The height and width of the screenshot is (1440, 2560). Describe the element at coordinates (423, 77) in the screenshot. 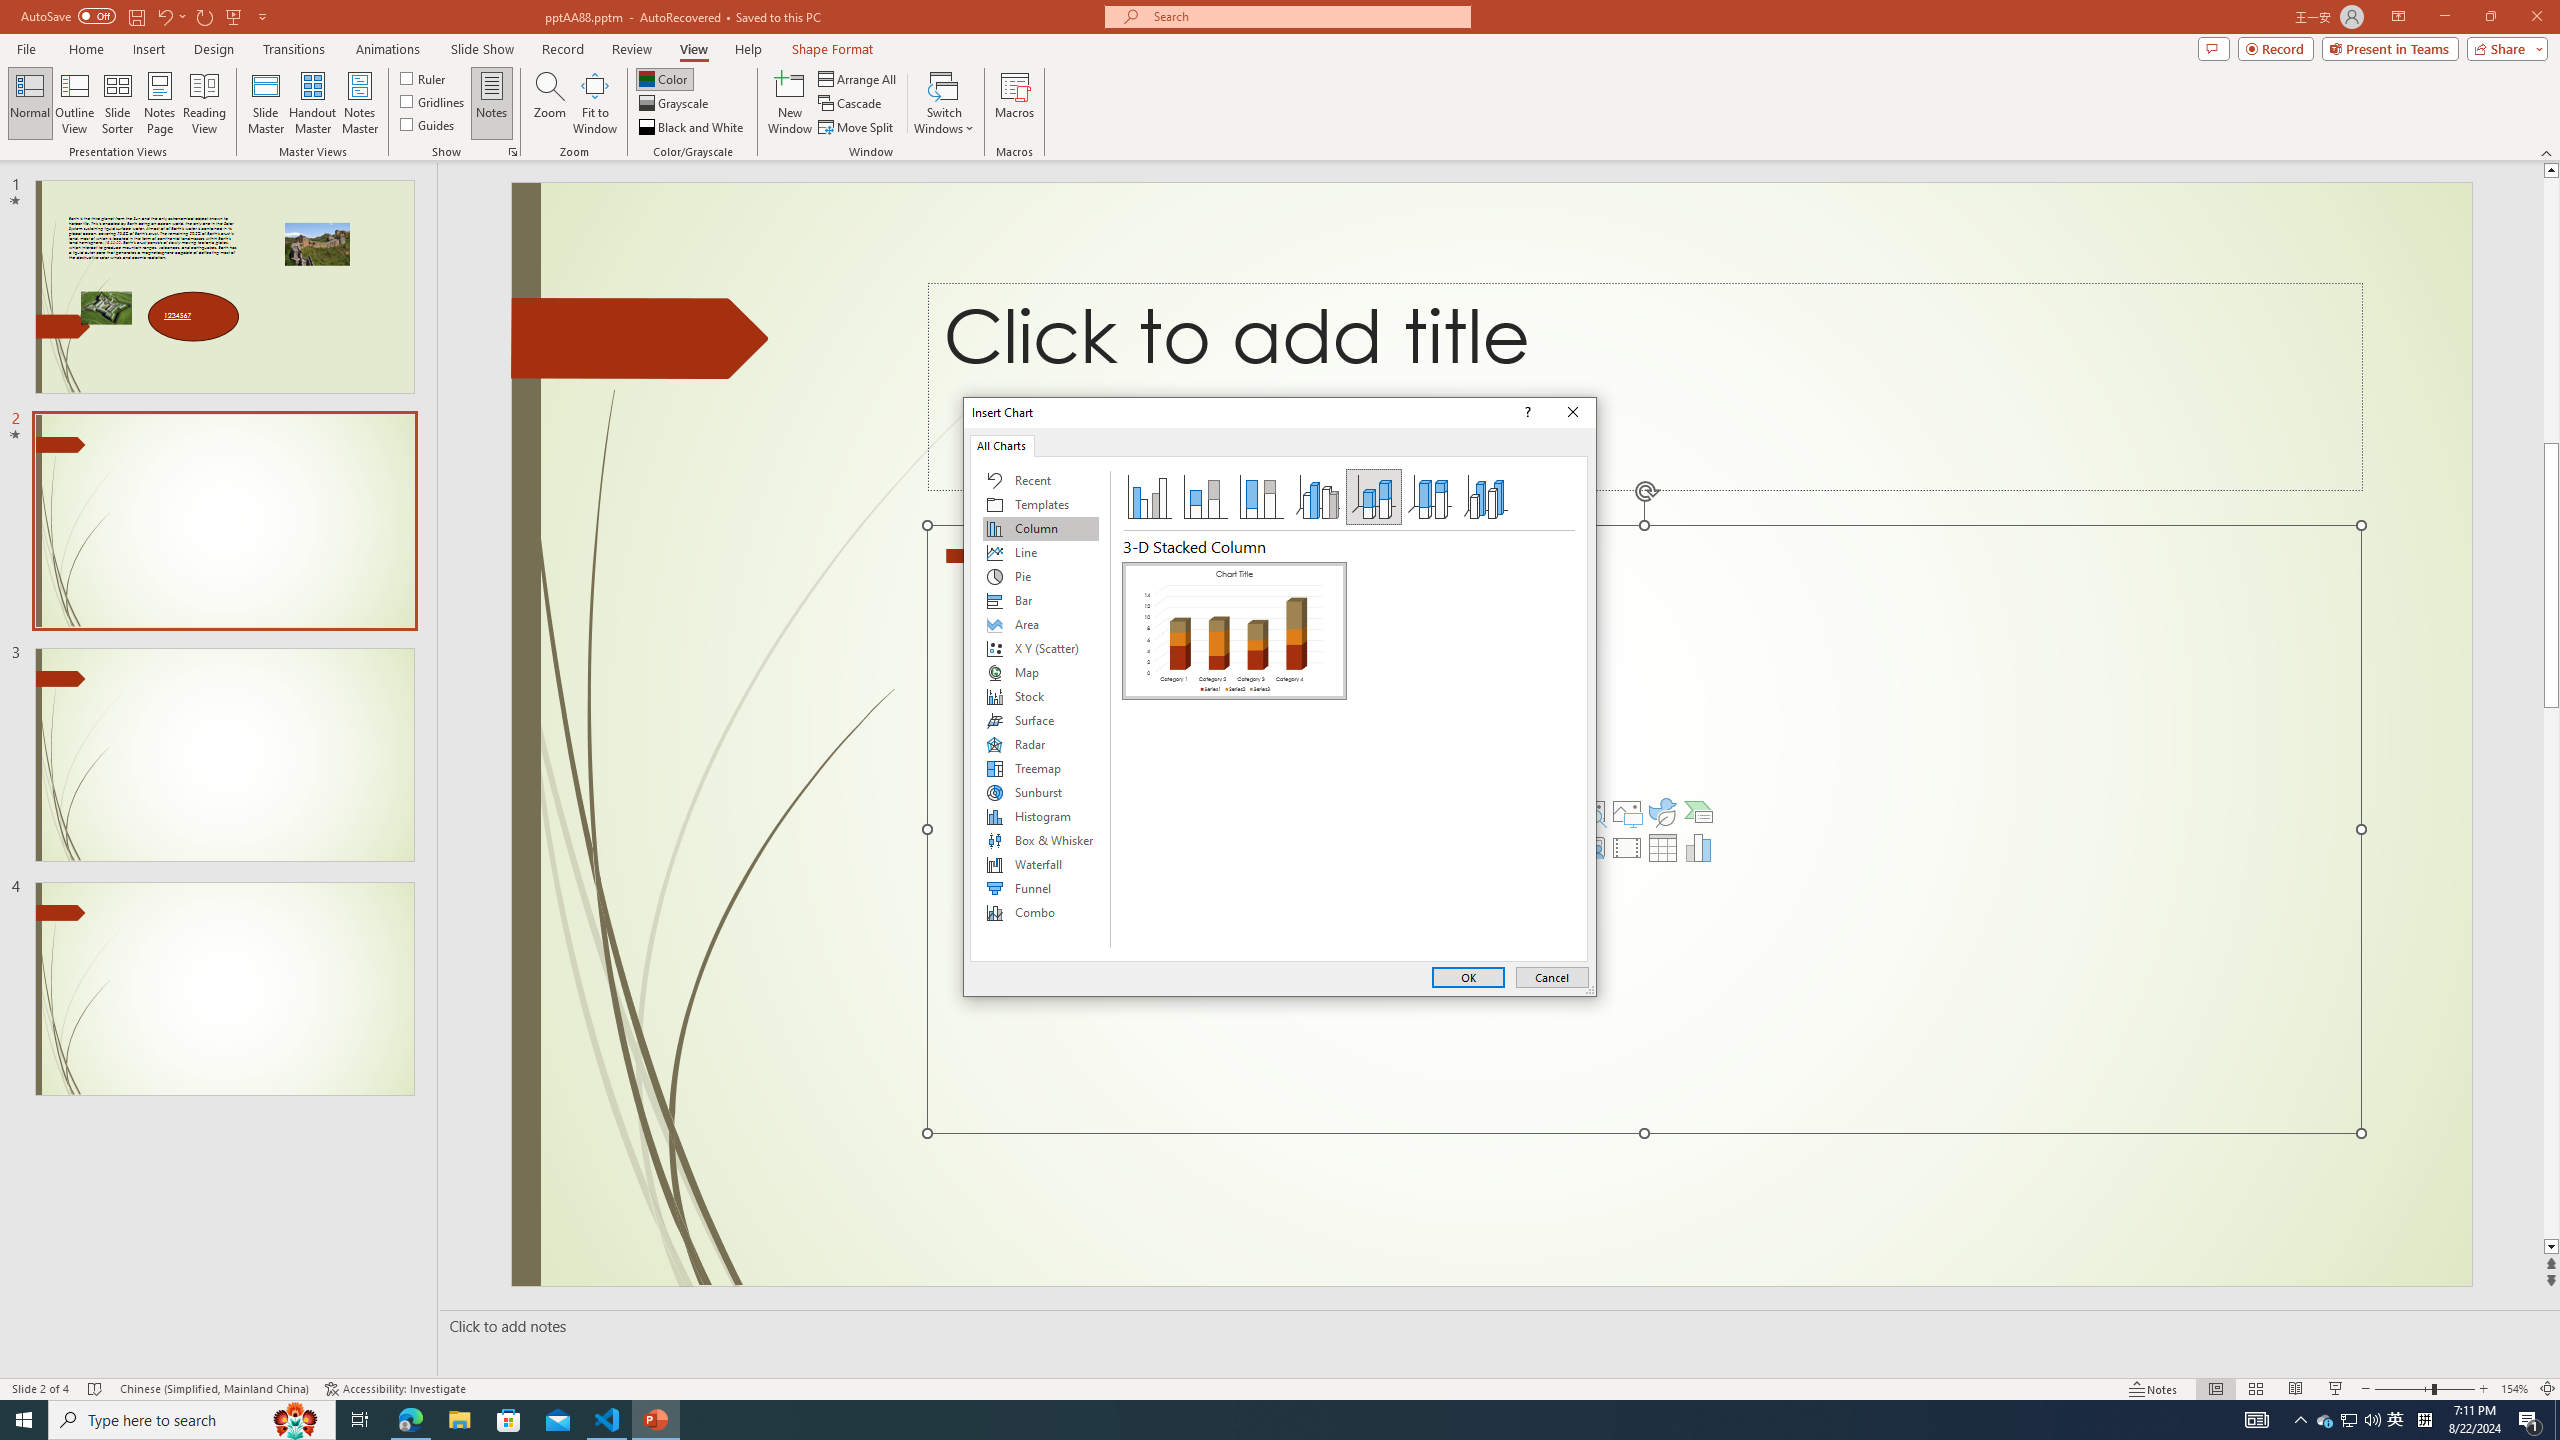

I see `'Ruler'` at that location.